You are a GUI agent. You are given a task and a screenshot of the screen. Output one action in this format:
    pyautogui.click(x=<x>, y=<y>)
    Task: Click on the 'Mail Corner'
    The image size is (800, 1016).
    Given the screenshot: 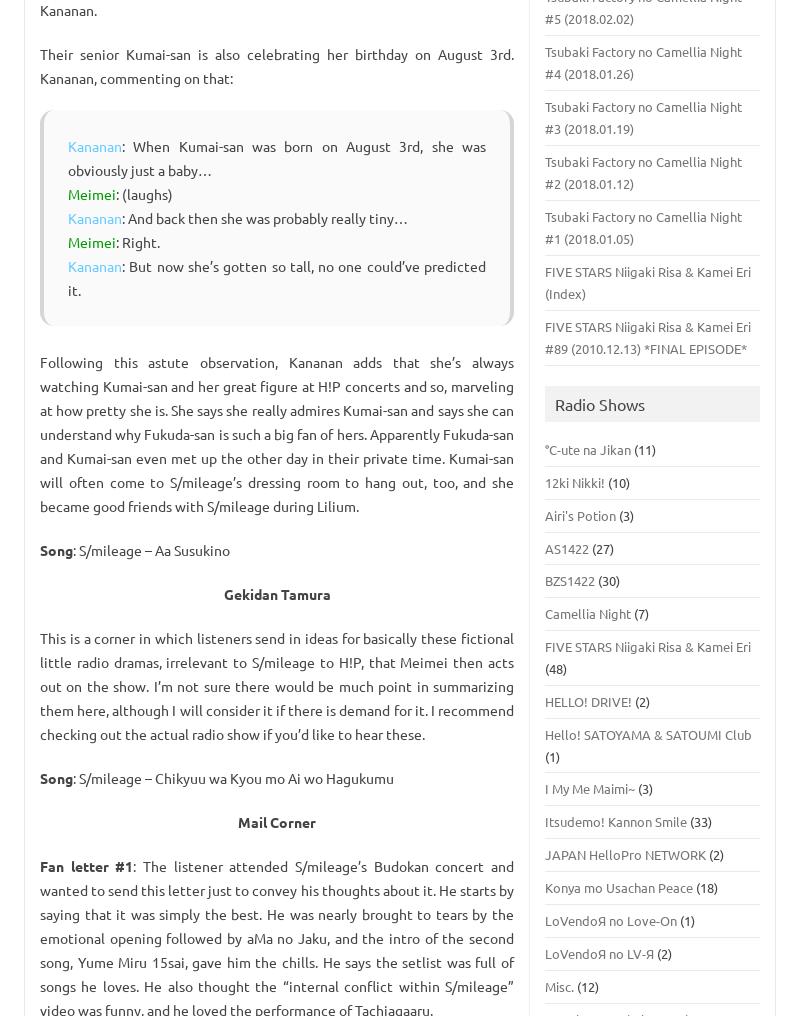 What is the action you would take?
    pyautogui.click(x=277, y=821)
    